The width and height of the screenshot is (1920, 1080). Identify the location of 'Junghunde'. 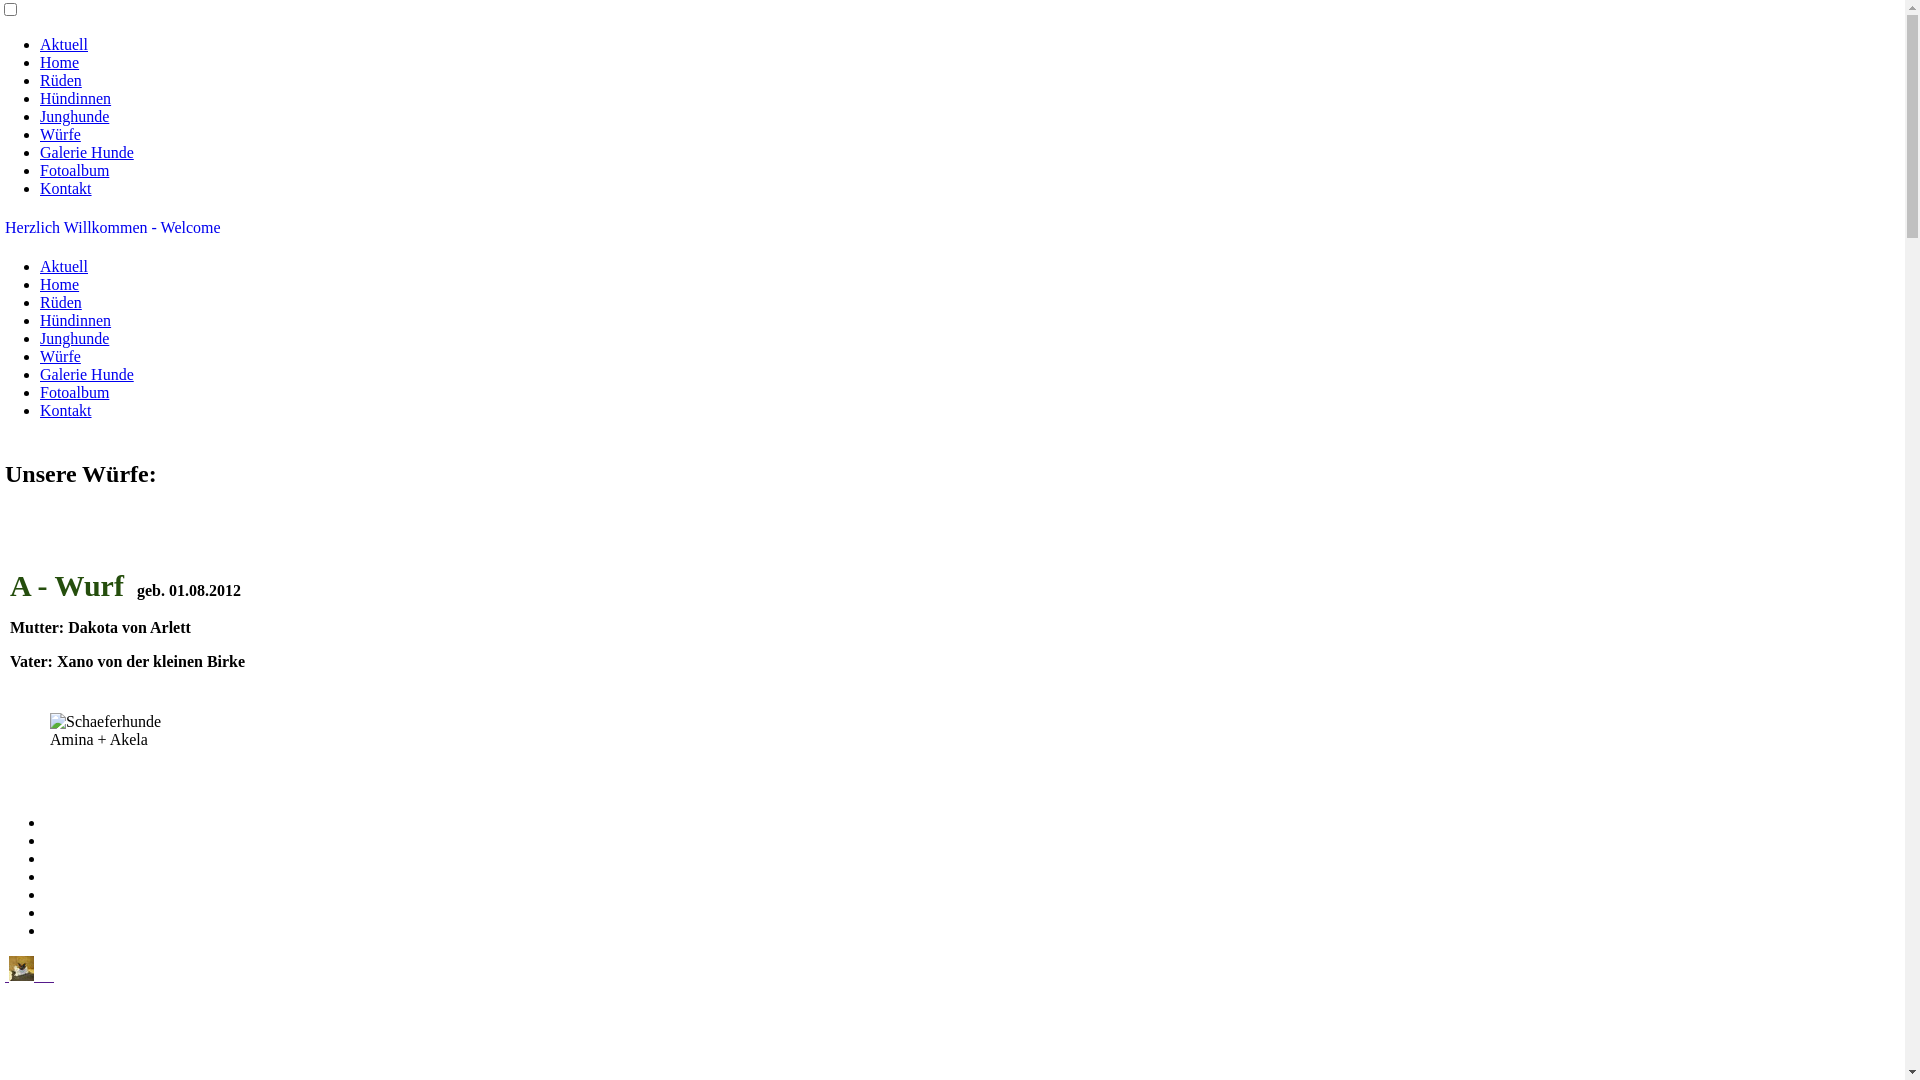
(74, 337).